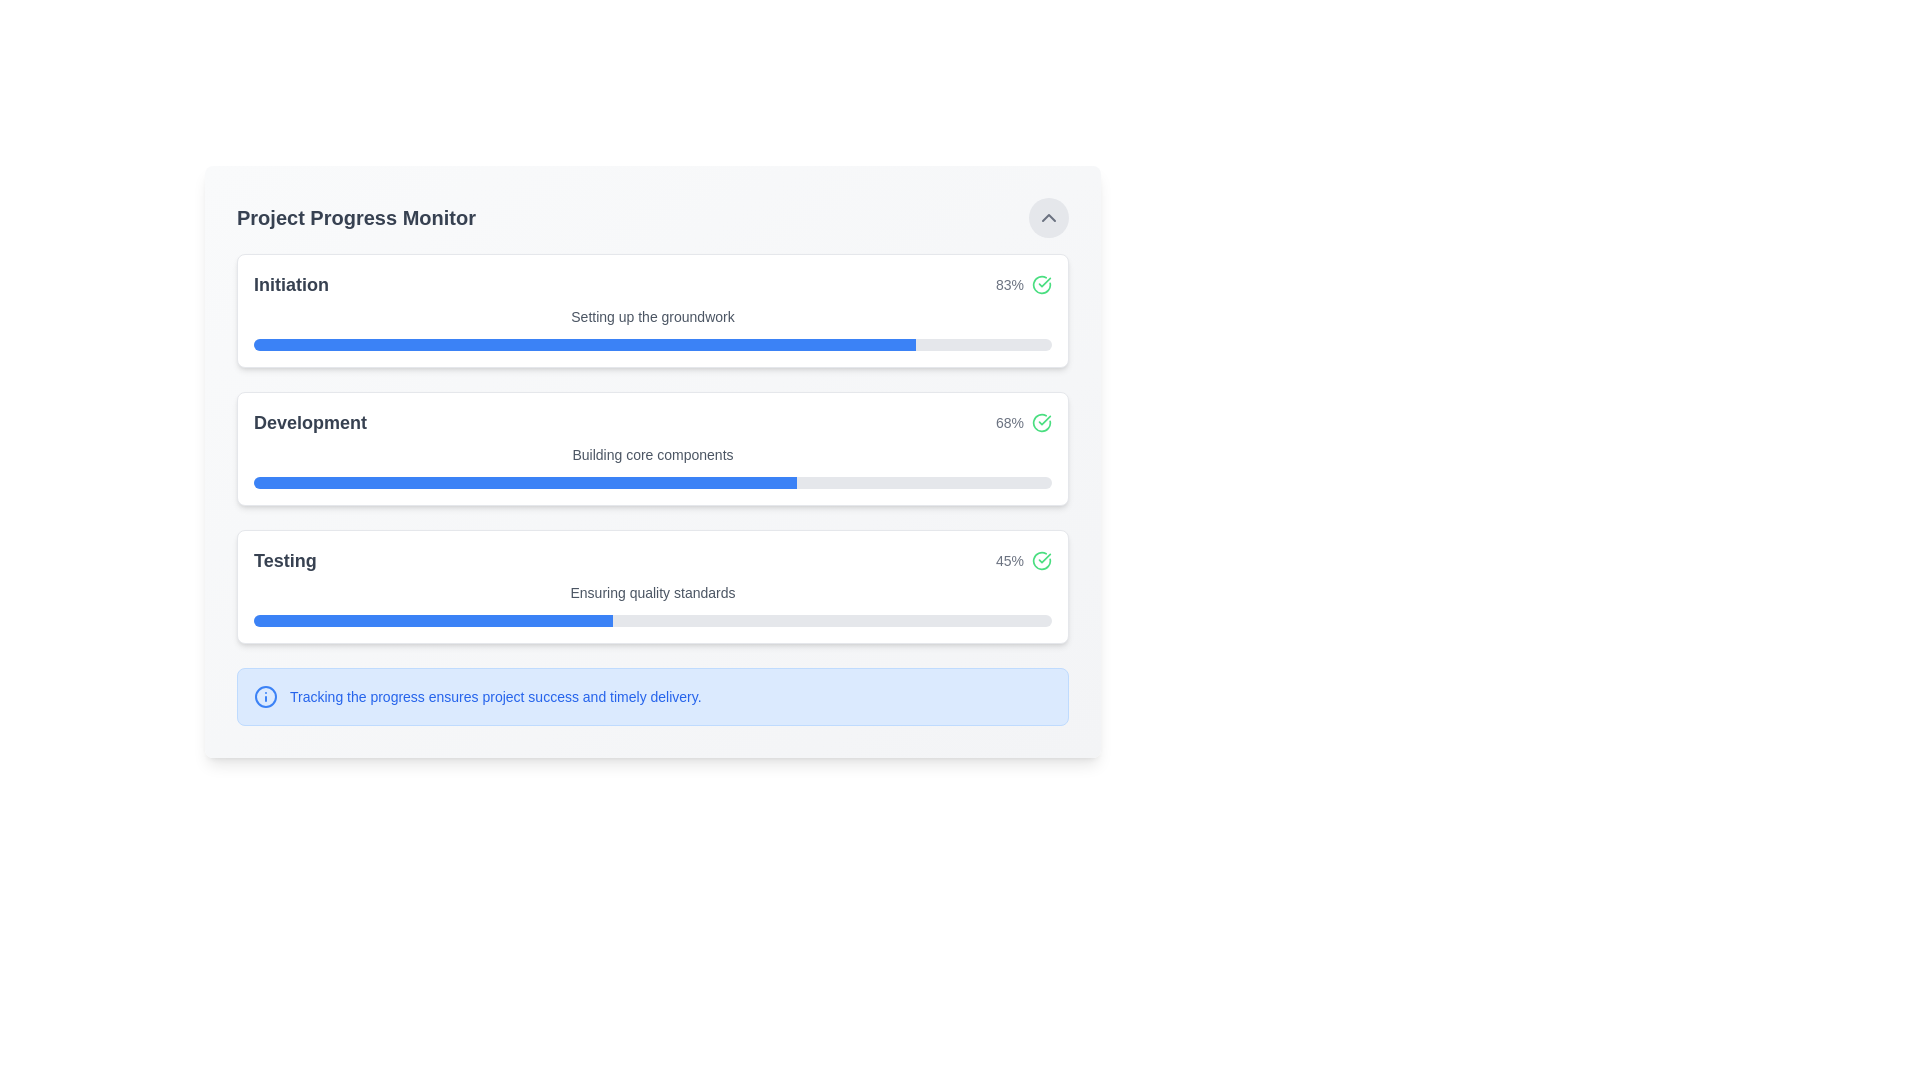 The image size is (1920, 1080). I want to click on the circular blue outlined icon located to the left of the text 'Tracking the progress ensures project success and timely delivery.', so click(264, 696).